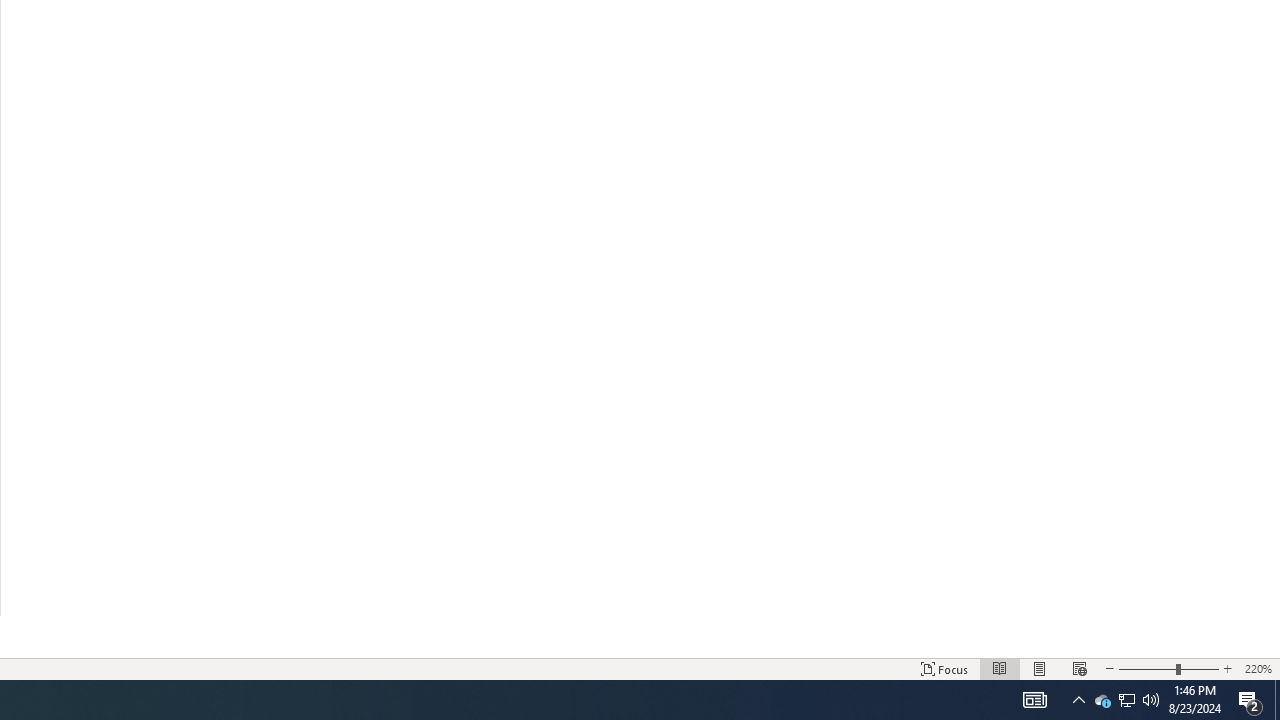 The height and width of the screenshot is (720, 1280). Describe the element at coordinates (1226, 669) in the screenshot. I see `'Increase Text Size'` at that location.